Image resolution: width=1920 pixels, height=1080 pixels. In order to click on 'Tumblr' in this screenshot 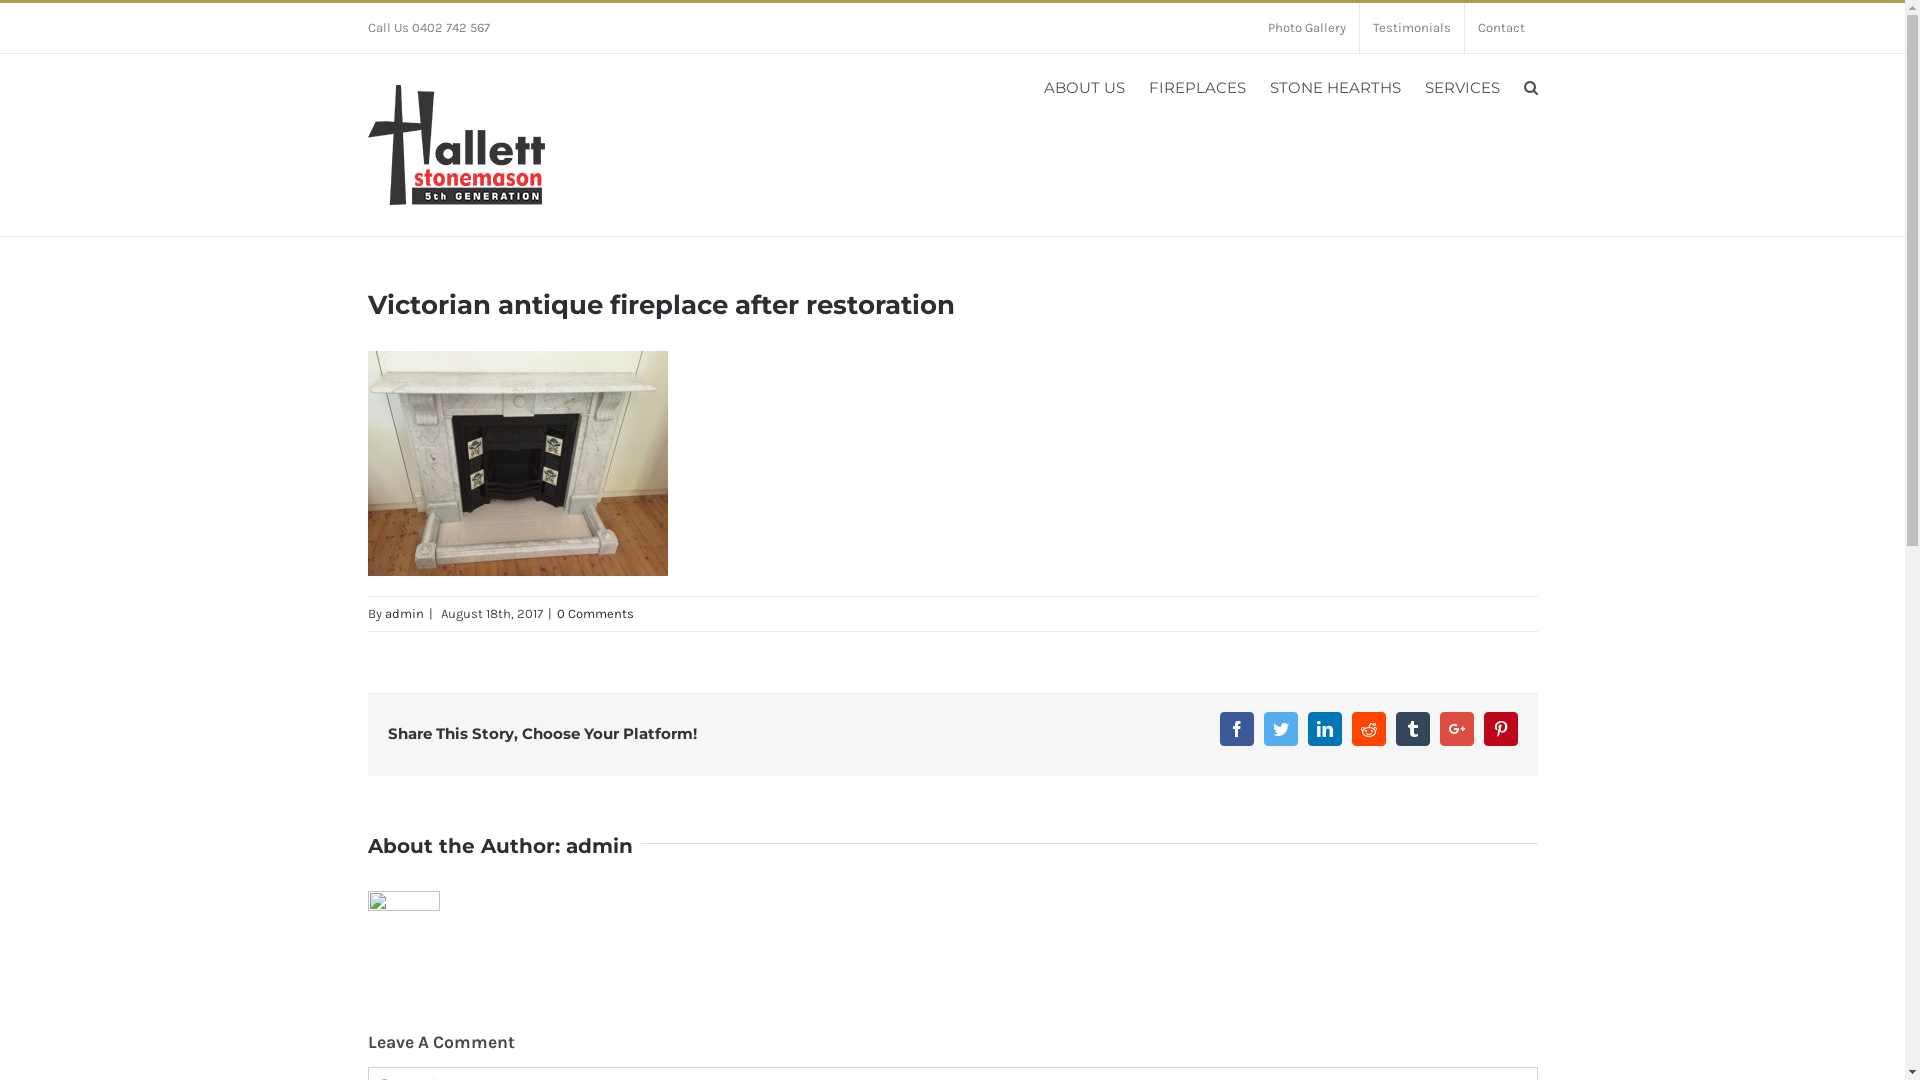, I will do `click(1411, 729)`.